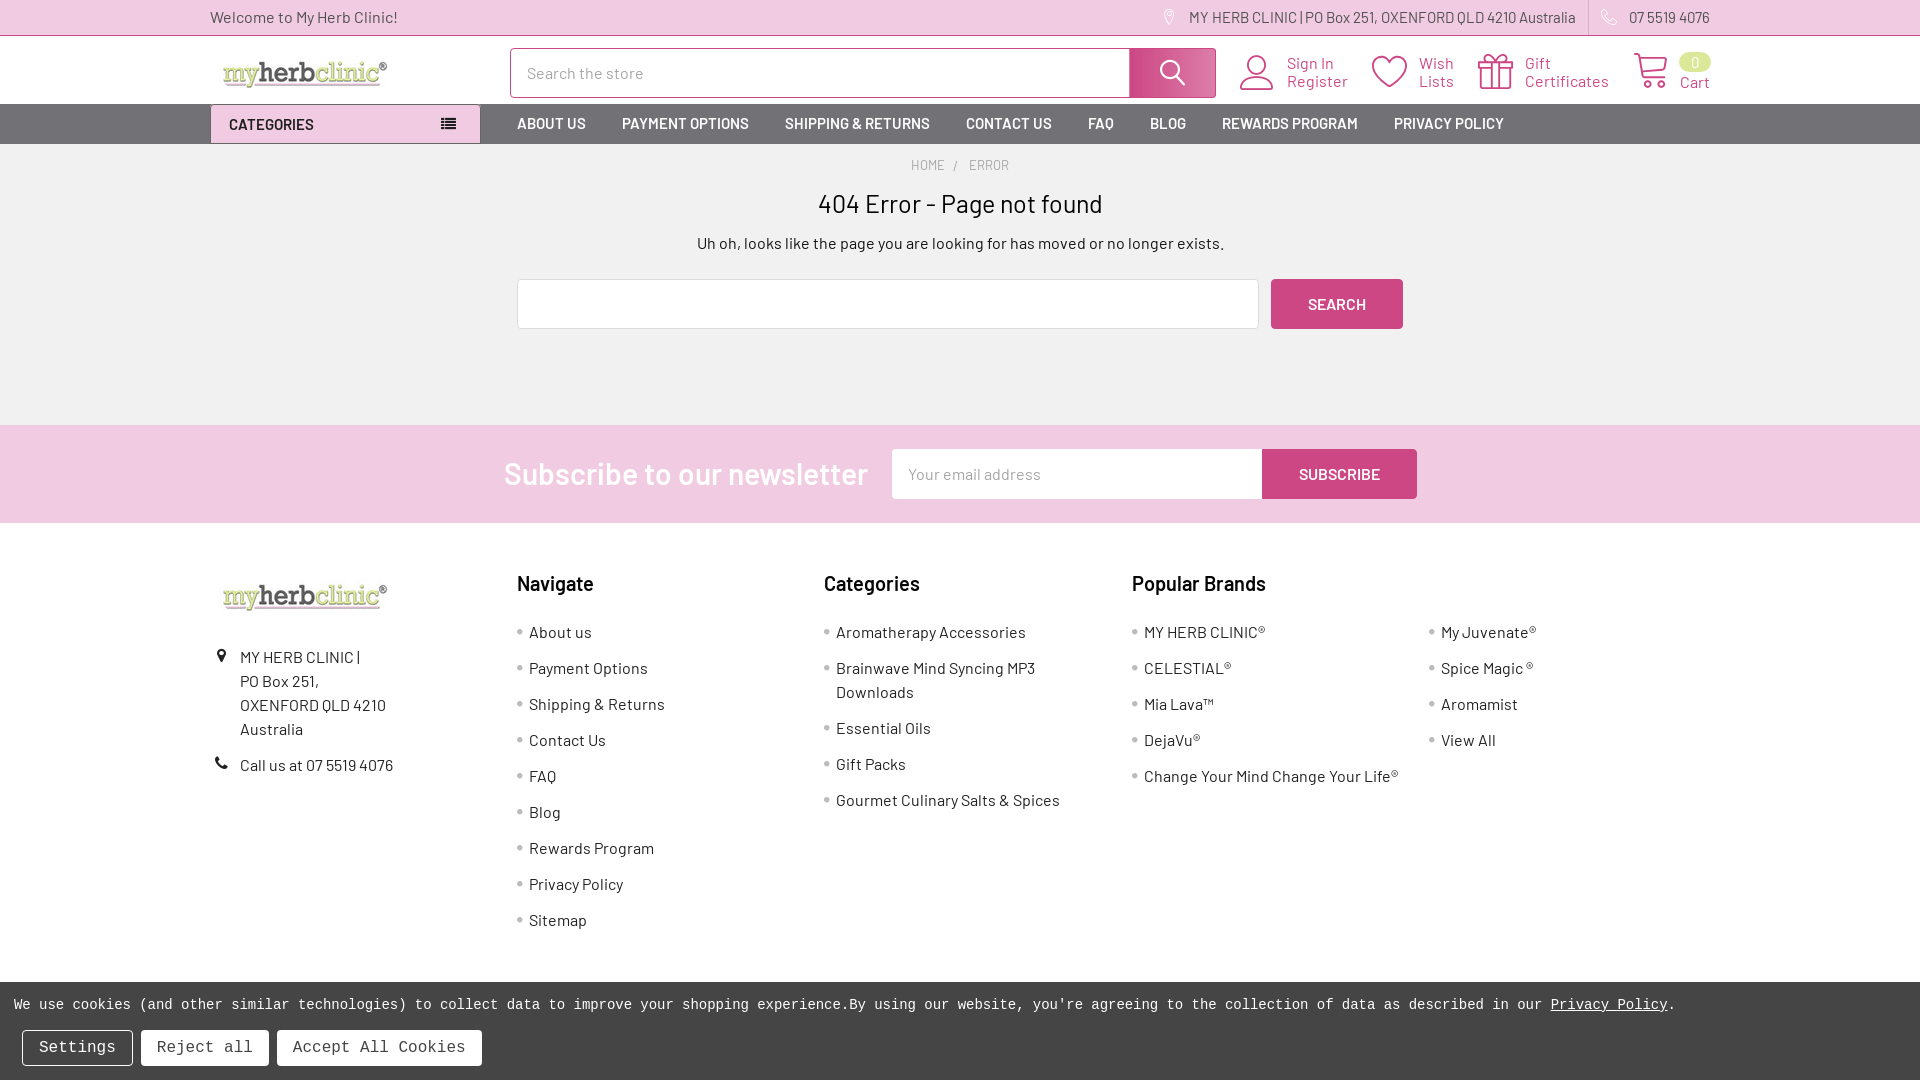 The height and width of the screenshot is (1080, 1920). What do you see at coordinates (504, 1032) in the screenshot?
I see `'BigCommerce'` at bounding box center [504, 1032].